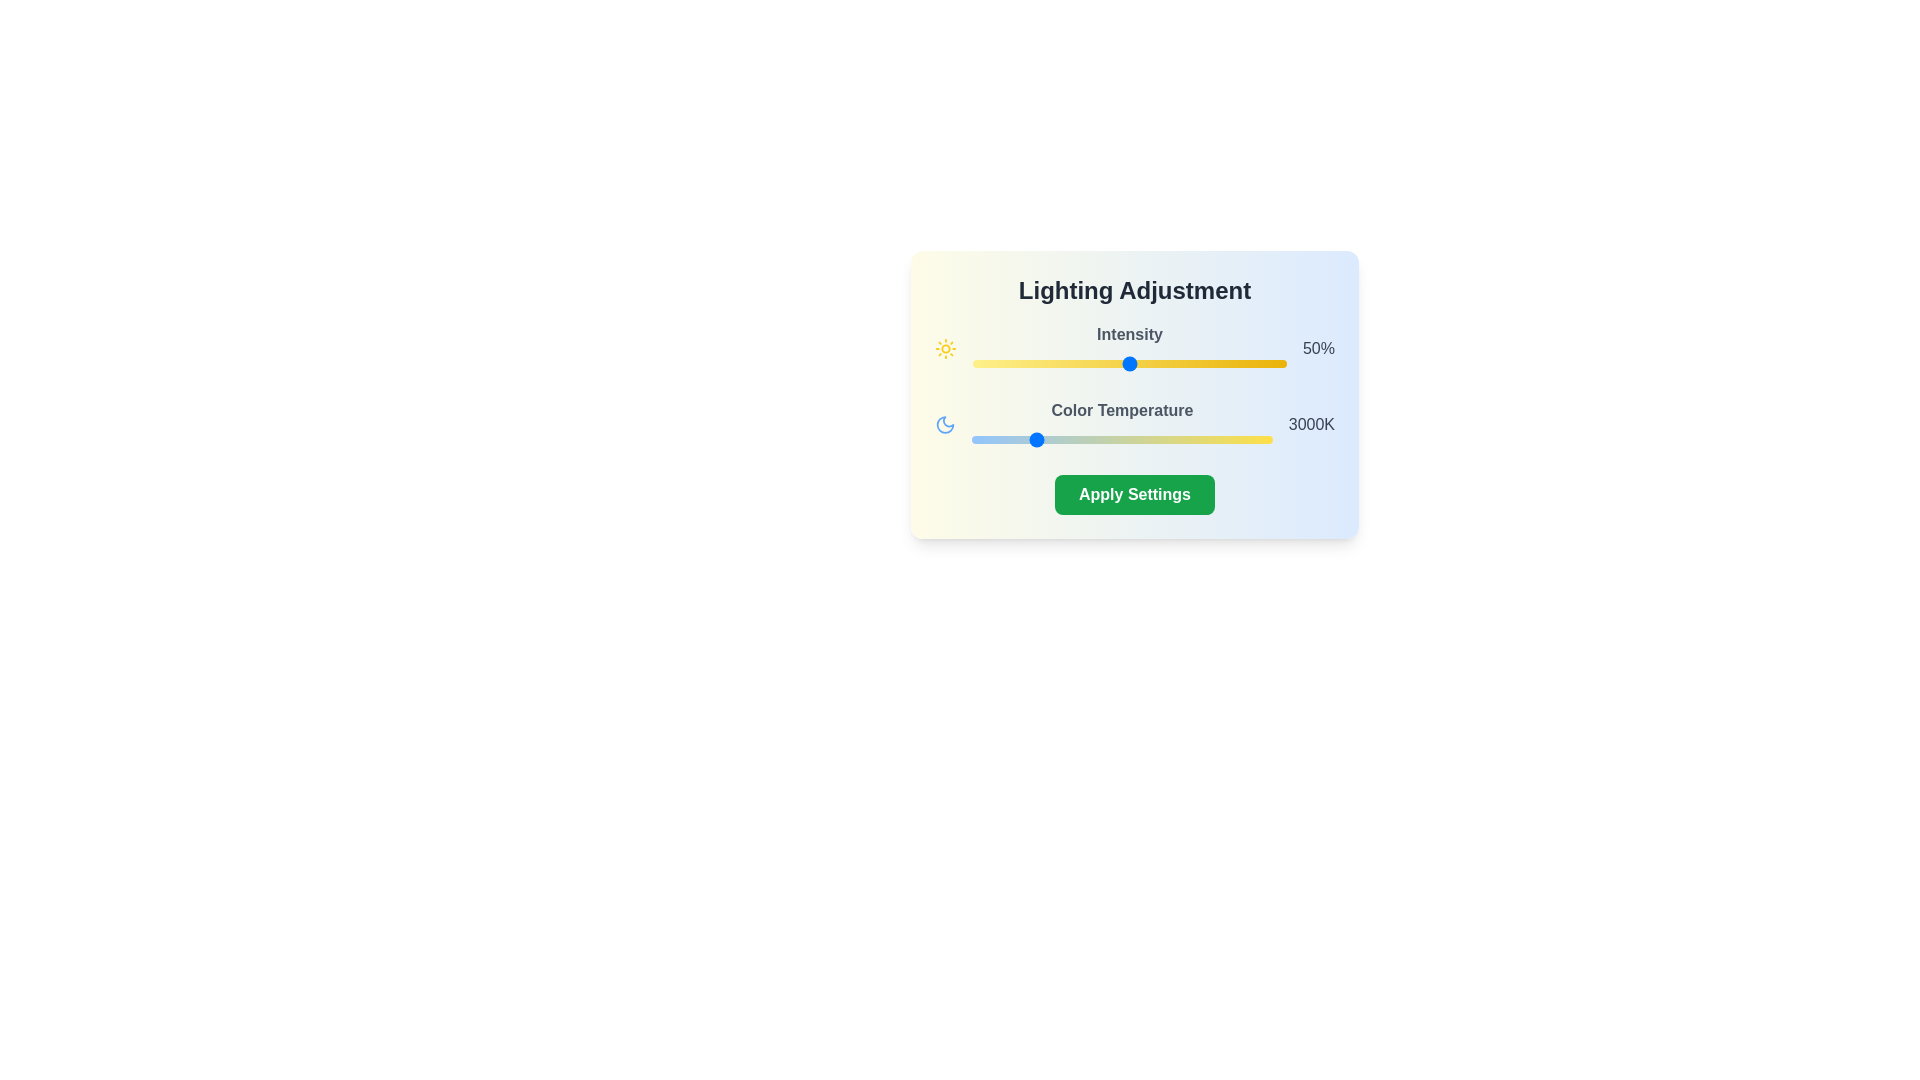 Image resolution: width=1920 pixels, height=1080 pixels. What do you see at coordinates (1220, 438) in the screenshot?
I see `the color temperature slider to set it to 6163 Kelvin` at bounding box center [1220, 438].